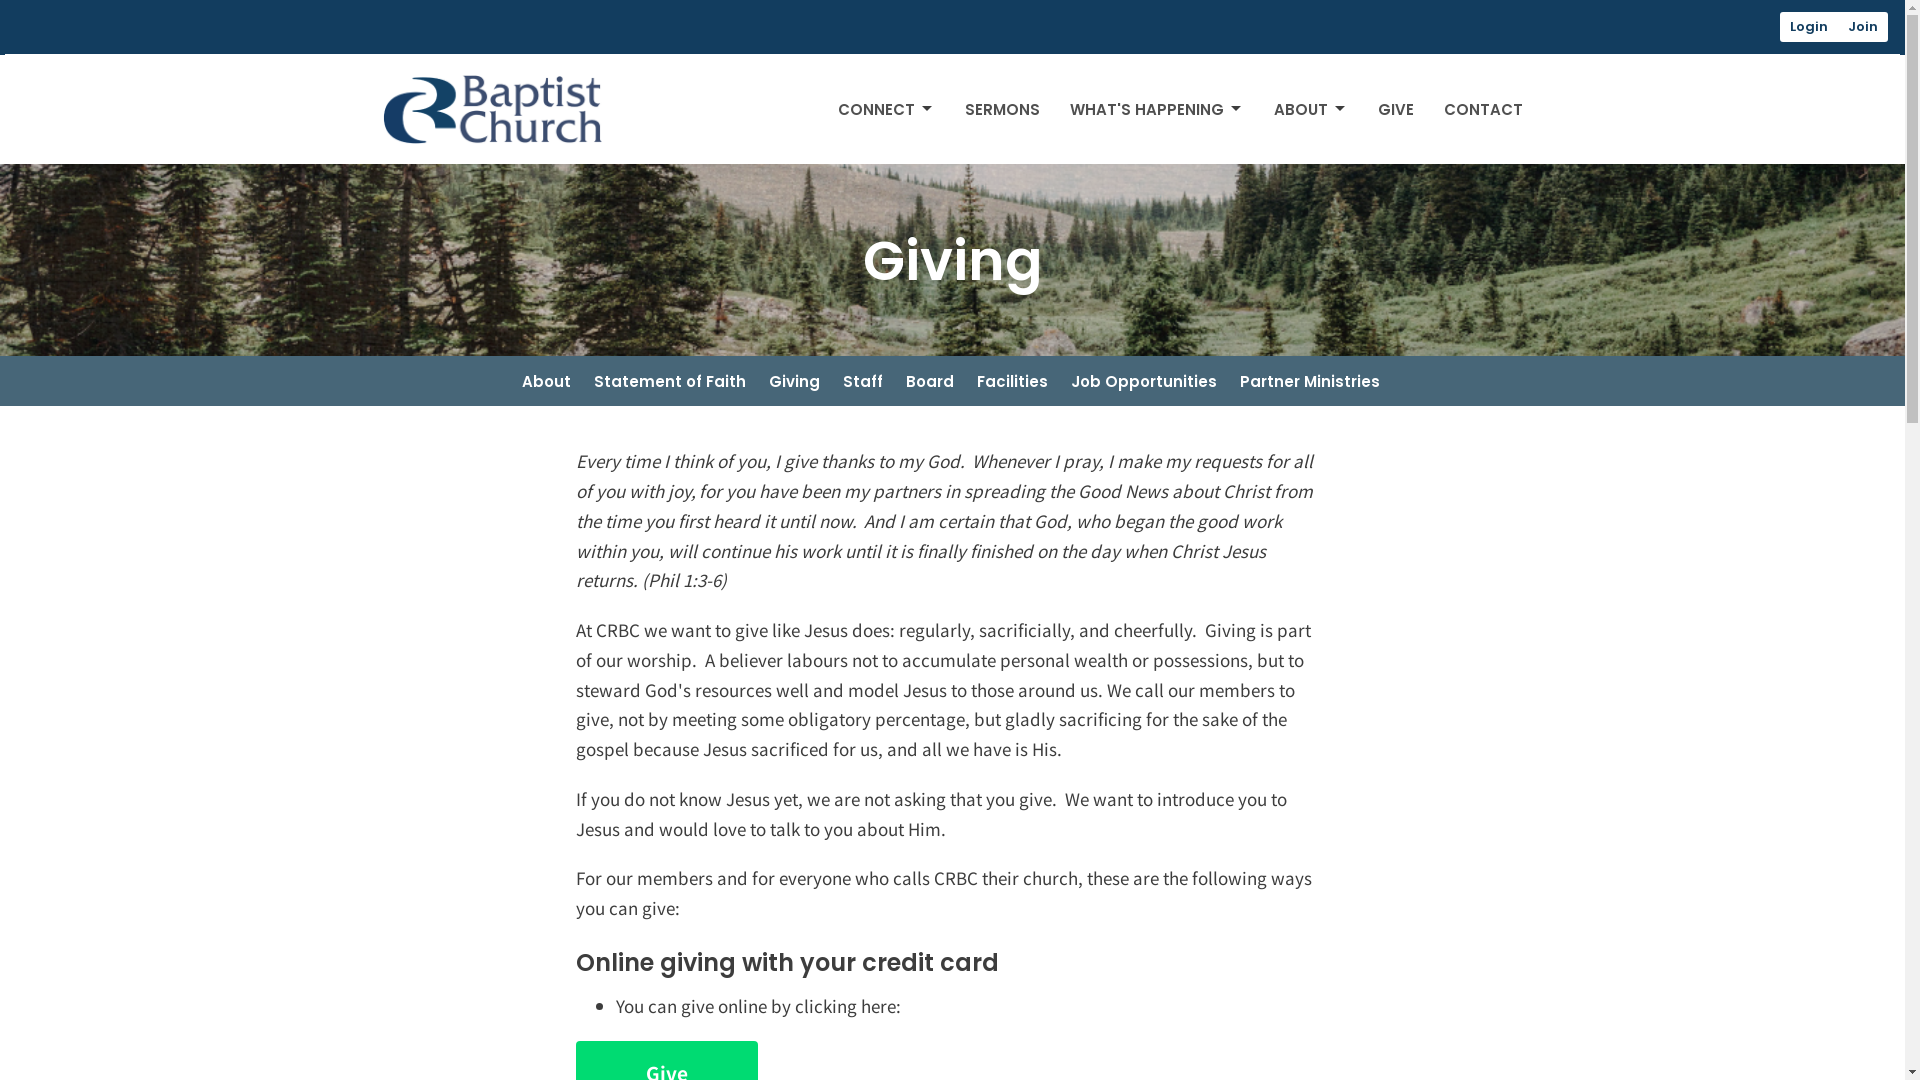 The height and width of the screenshot is (1080, 1920). Describe the element at coordinates (1142, 381) in the screenshot. I see `'Job Opportunities'` at that location.